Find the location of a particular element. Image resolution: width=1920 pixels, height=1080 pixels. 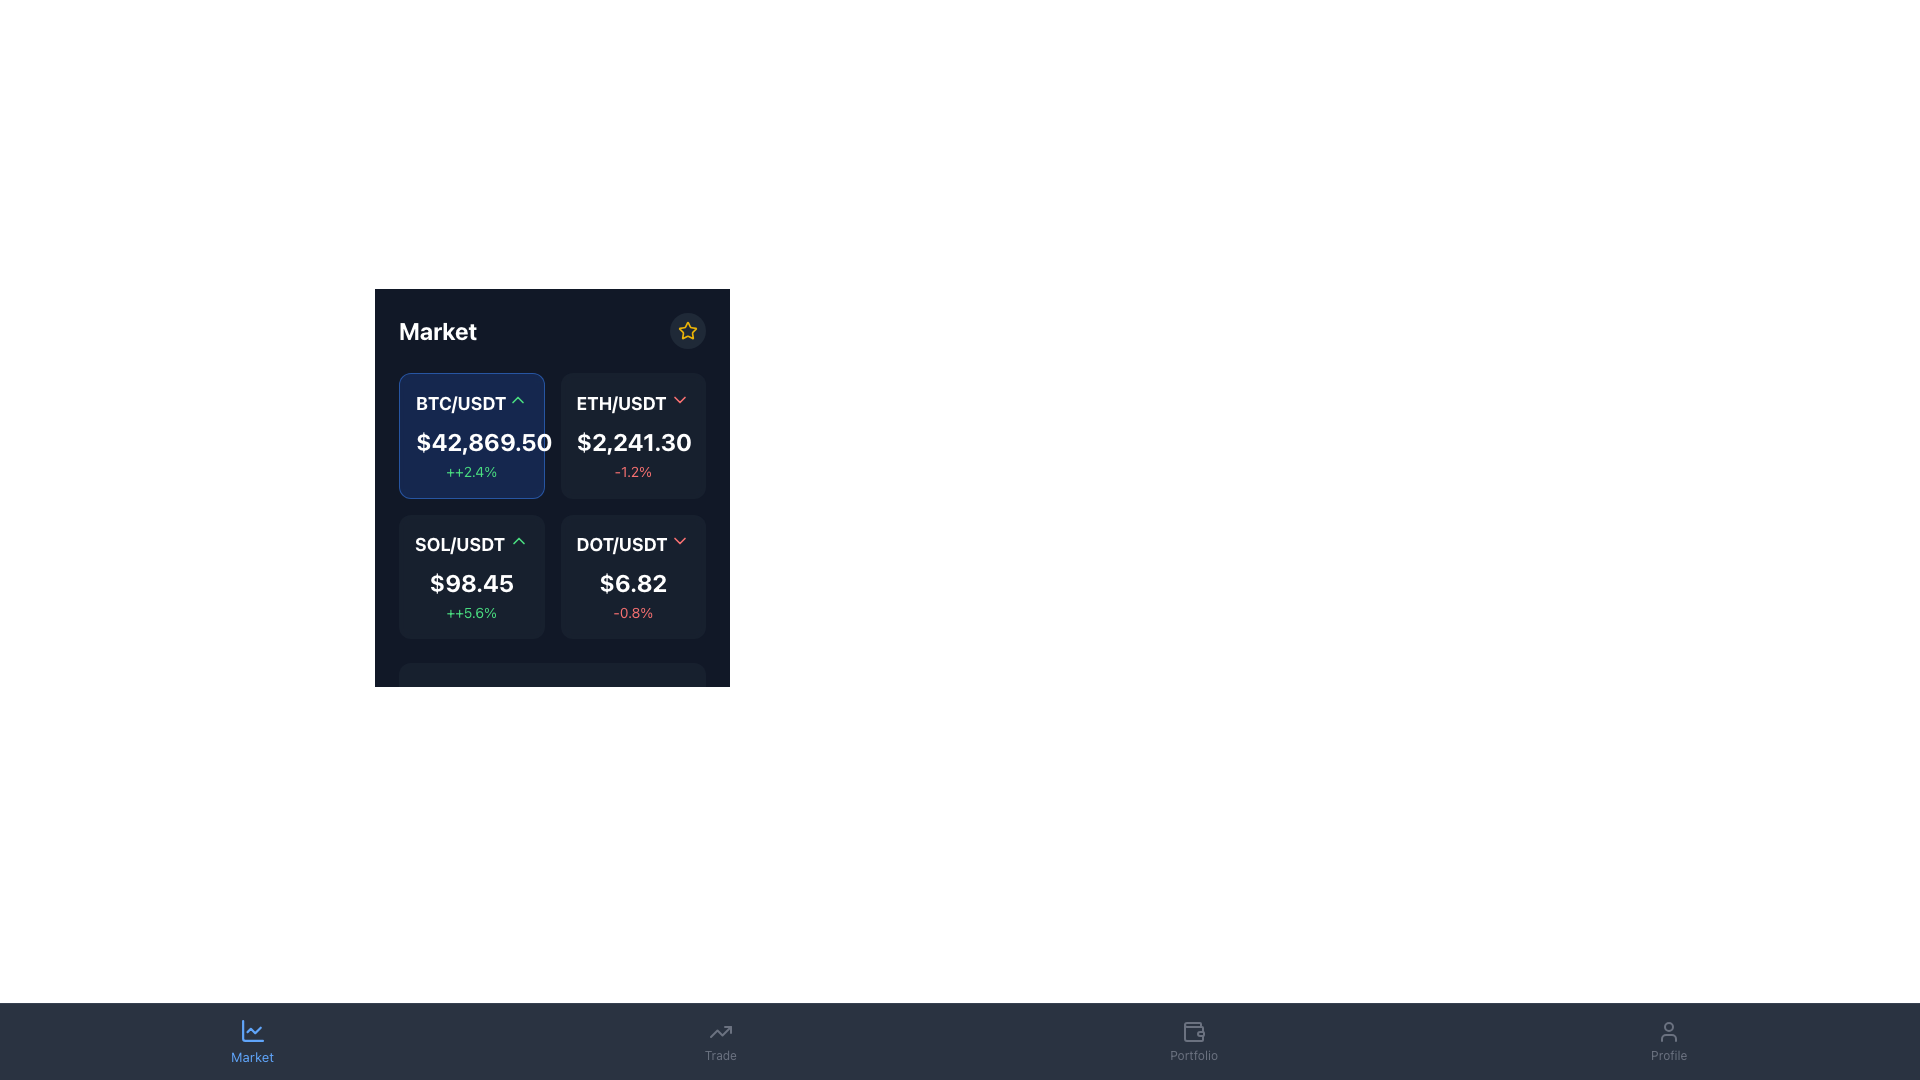

the text label displaying the trading pair 'BTC/USDT' located in the top-left cell of the cryptocurrency pairs grid in the 'Market' section is located at coordinates (460, 404).